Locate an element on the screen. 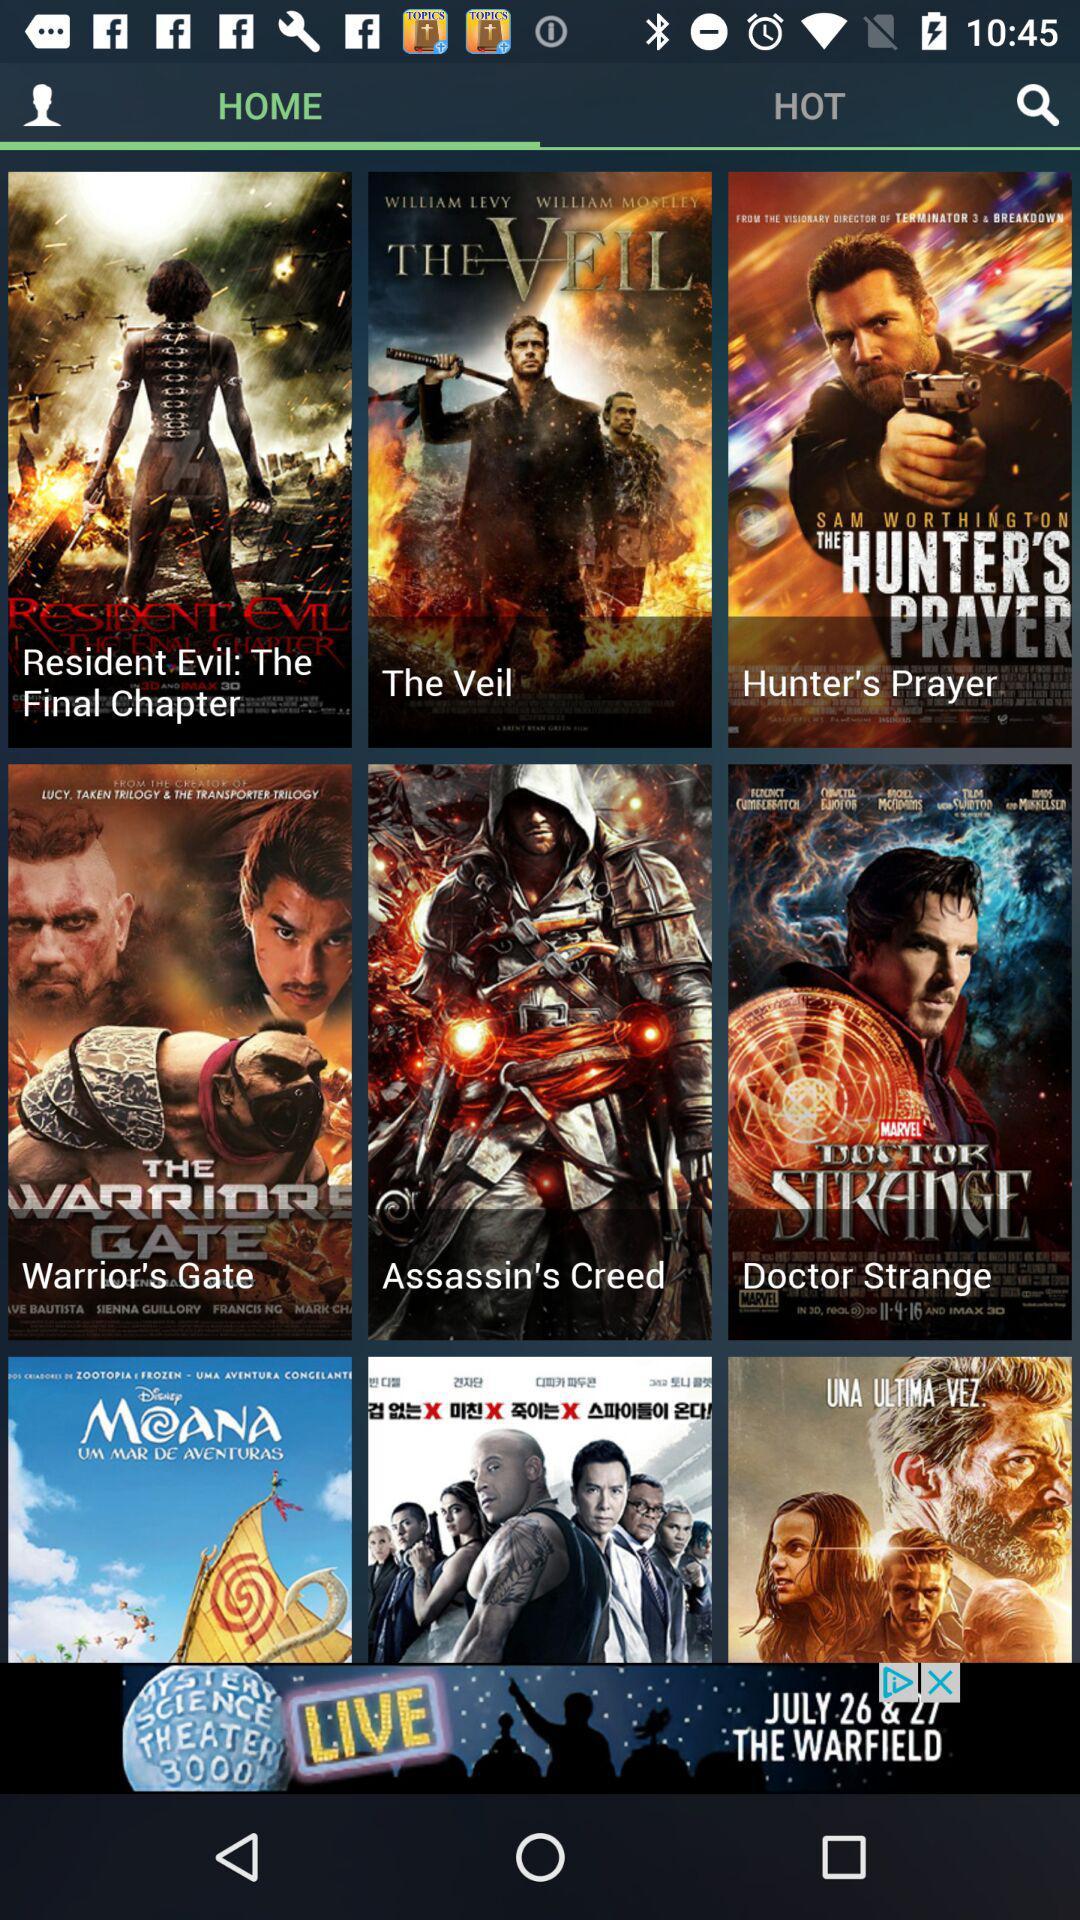 The width and height of the screenshot is (1080, 1920). image below doctor strange is located at coordinates (898, 1510).